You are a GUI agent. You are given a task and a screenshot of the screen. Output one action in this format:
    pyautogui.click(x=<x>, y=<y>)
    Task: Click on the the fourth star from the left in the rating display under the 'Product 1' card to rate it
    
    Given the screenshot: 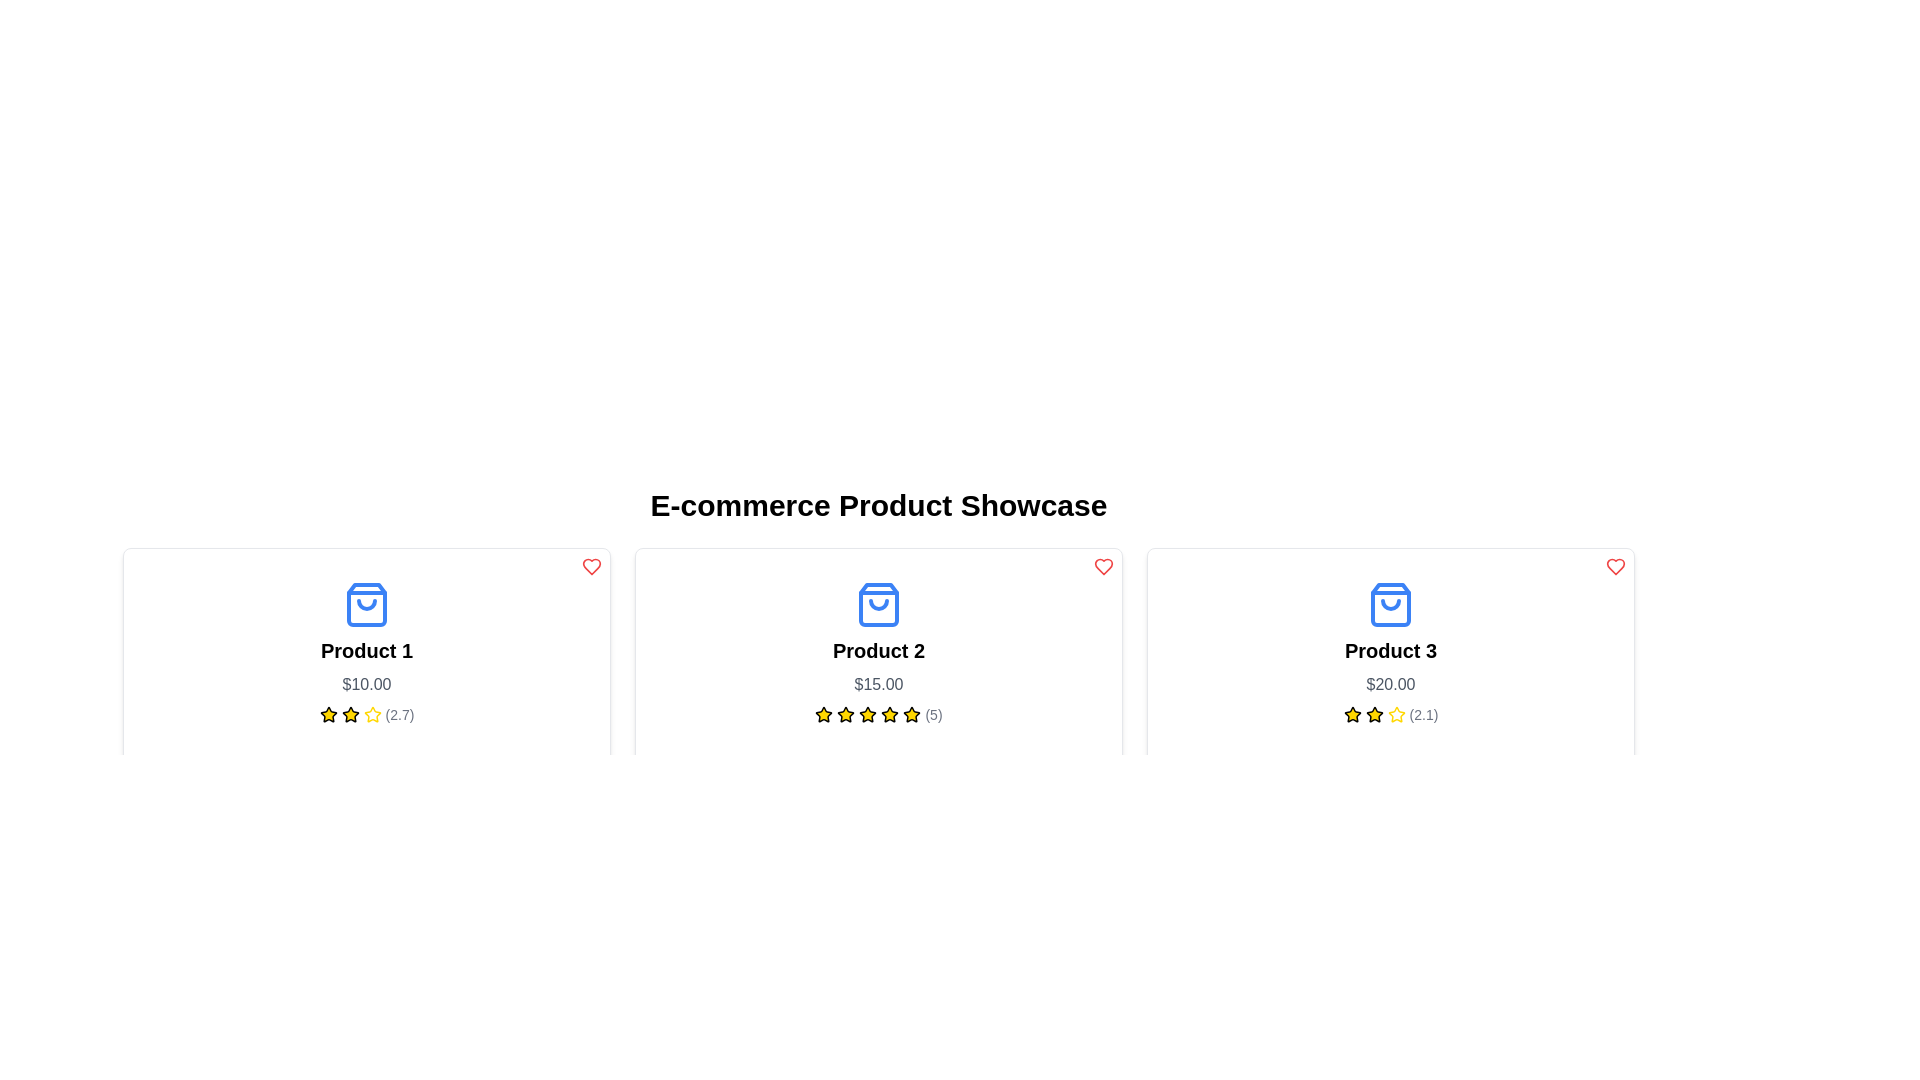 What is the action you would take?
    pyautogui.click(x=372, y=713)
    